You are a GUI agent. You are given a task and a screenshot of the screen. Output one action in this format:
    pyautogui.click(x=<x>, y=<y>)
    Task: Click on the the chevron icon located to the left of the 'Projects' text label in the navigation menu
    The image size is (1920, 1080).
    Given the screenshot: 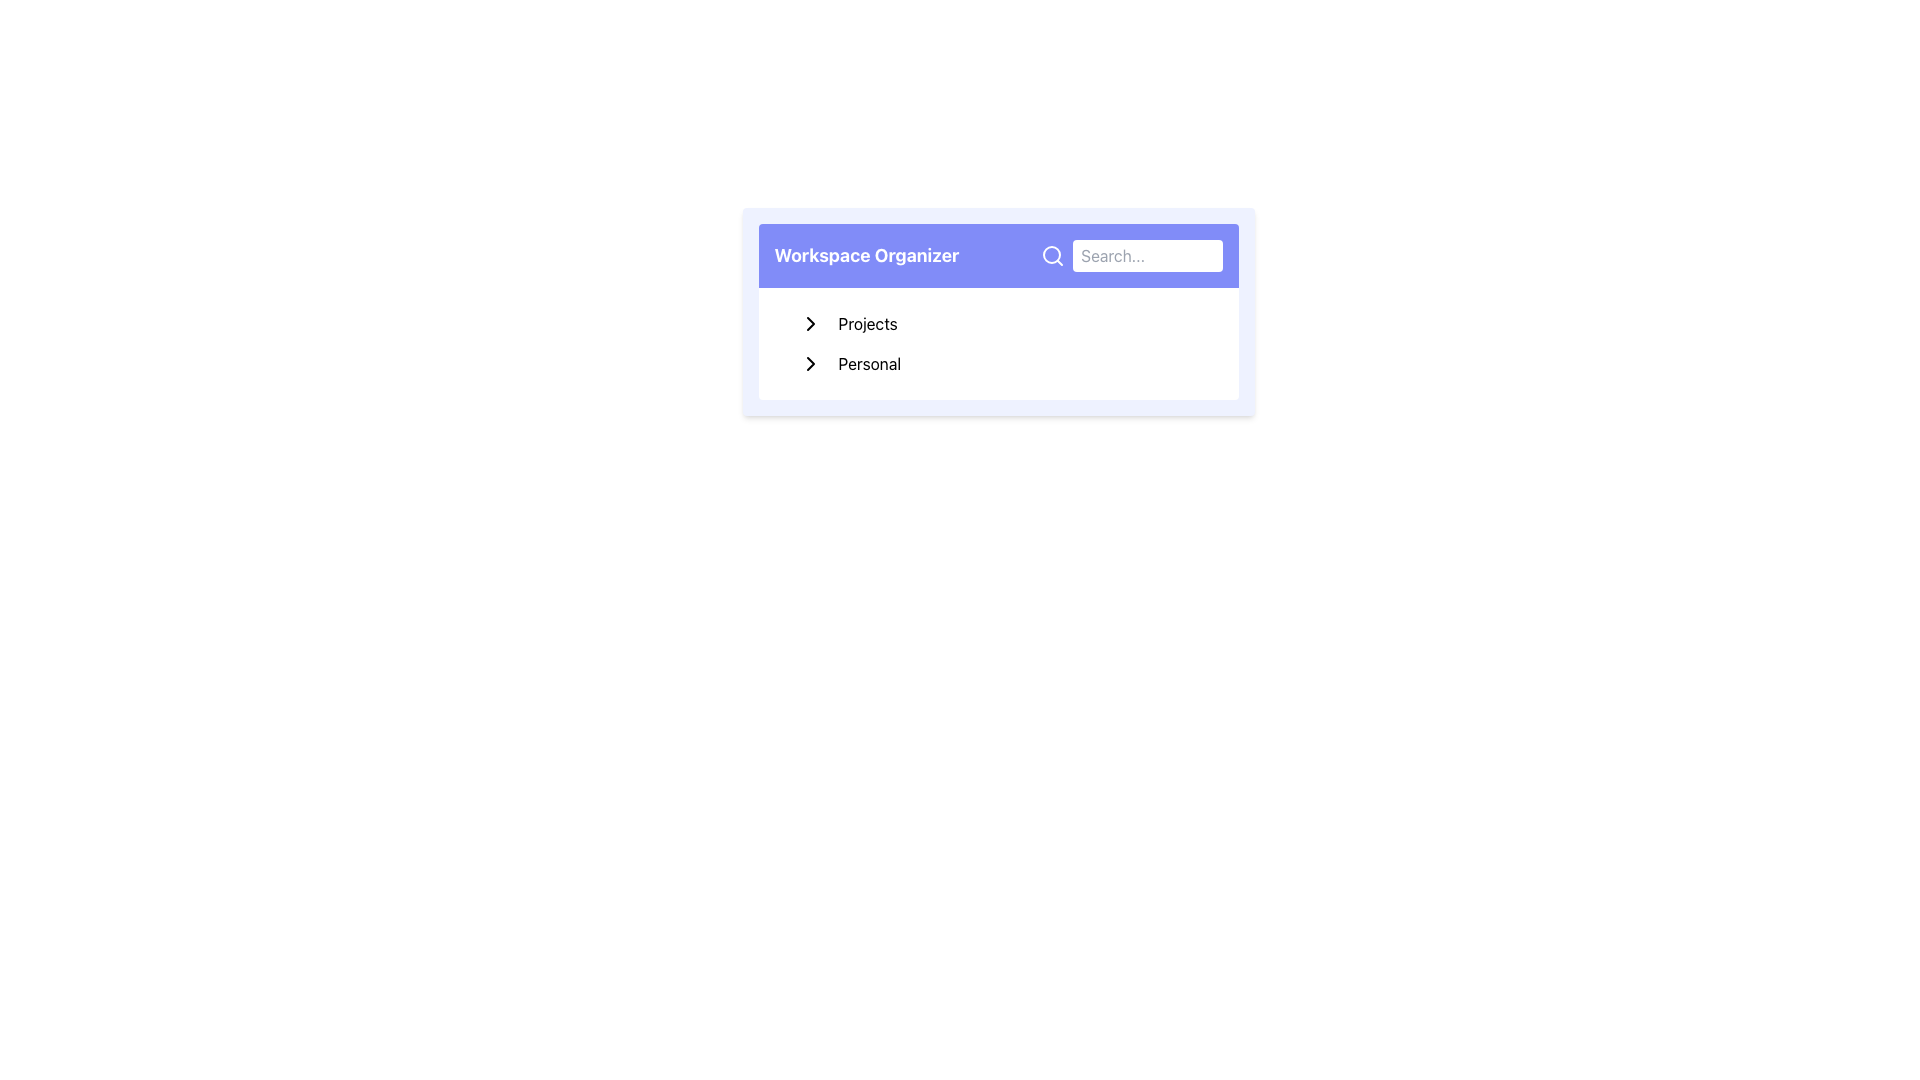 What is the action you would take?
    pyautogui.click(x=810, y=323)
    